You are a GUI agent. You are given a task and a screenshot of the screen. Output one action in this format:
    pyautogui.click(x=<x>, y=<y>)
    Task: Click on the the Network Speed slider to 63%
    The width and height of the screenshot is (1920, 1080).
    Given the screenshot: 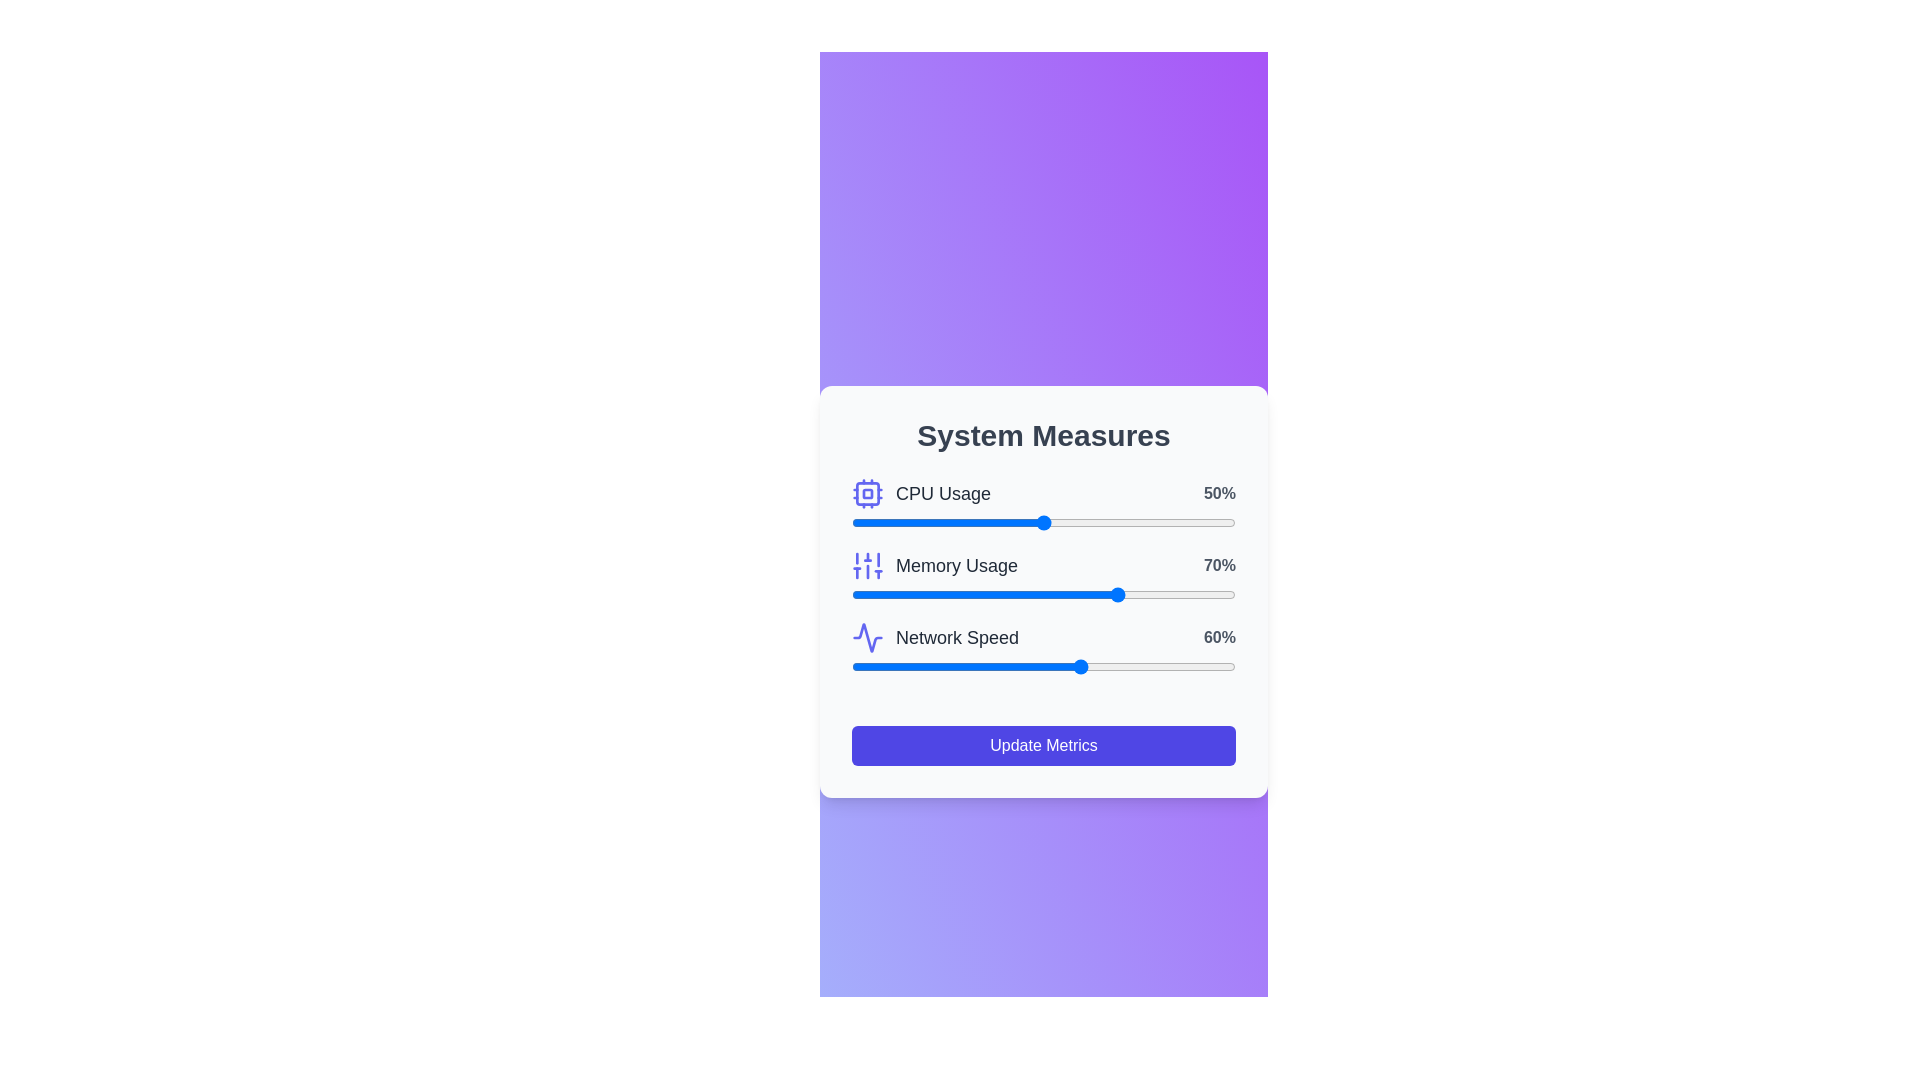 What is the action you would take?
    pyautogui.click(x=1093, y=667)
    